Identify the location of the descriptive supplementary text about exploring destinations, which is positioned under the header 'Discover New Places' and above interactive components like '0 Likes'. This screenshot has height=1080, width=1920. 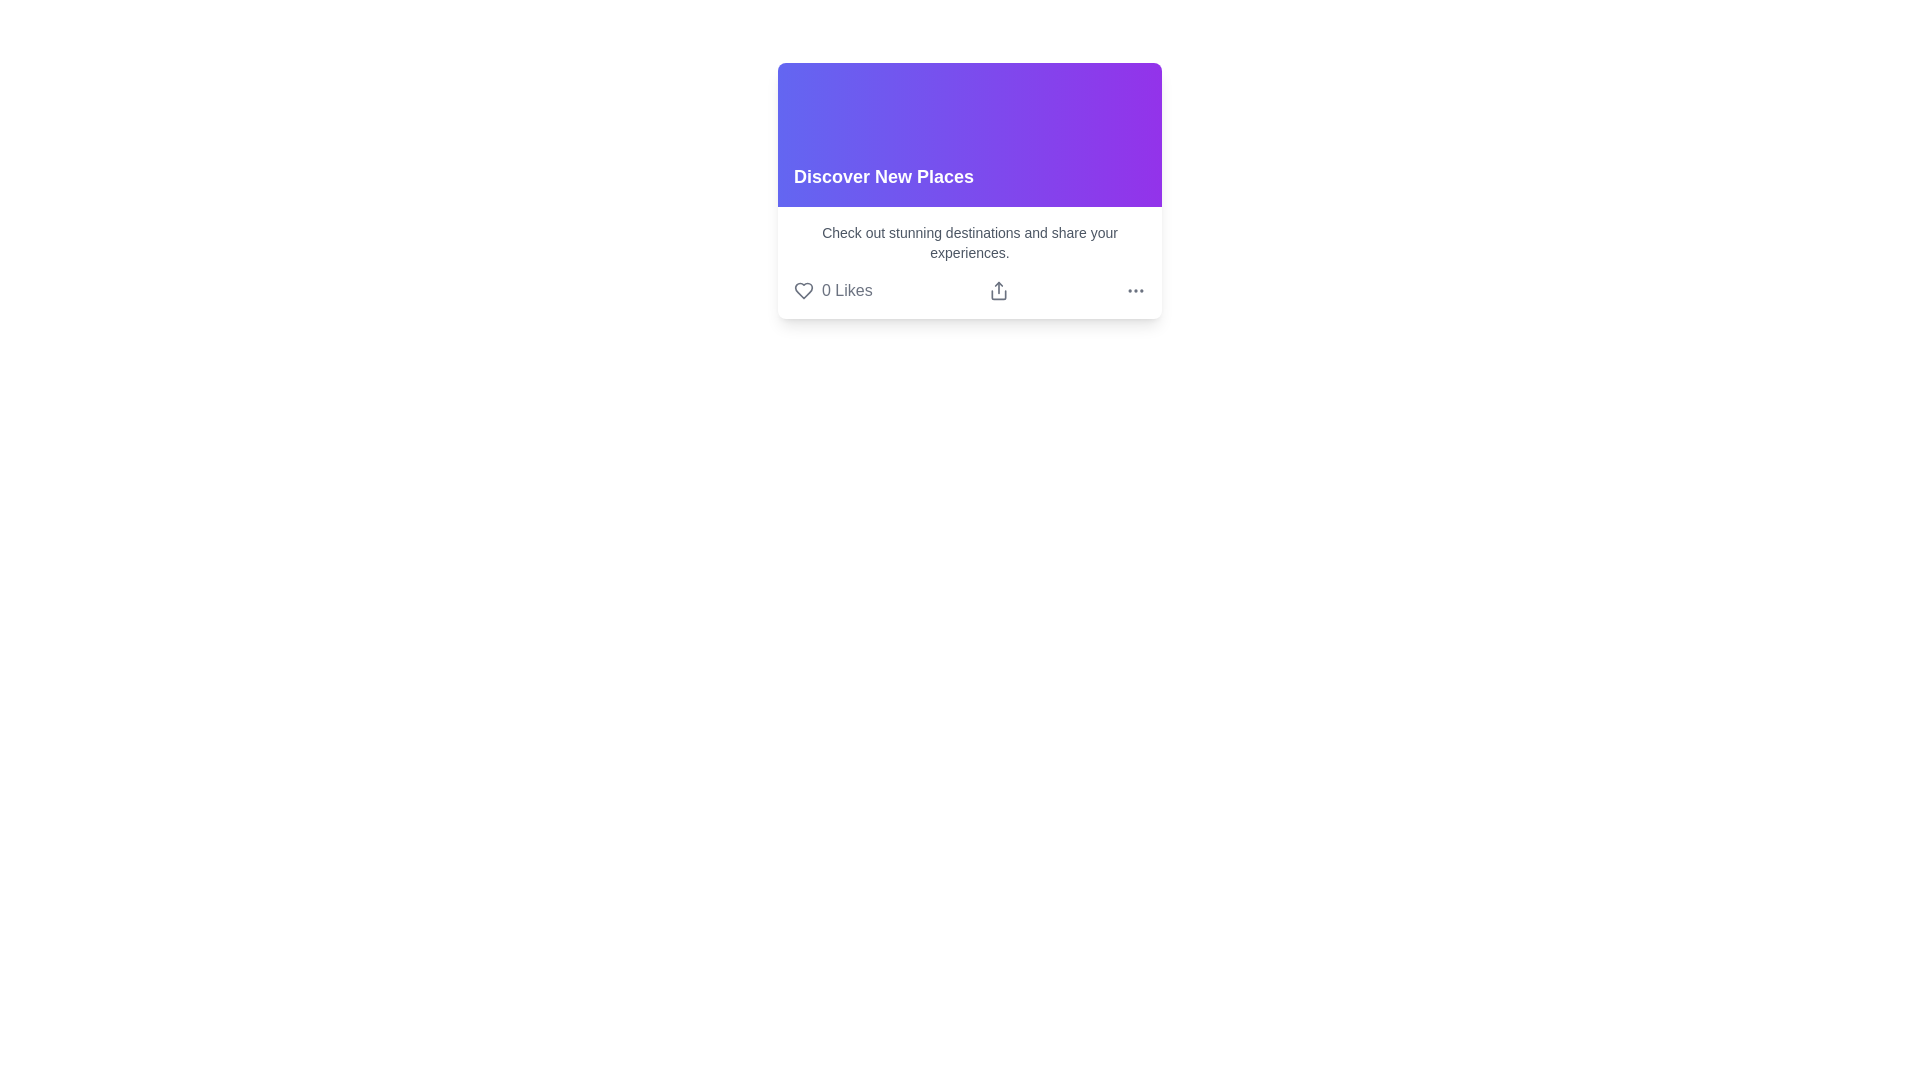
(969, 242).